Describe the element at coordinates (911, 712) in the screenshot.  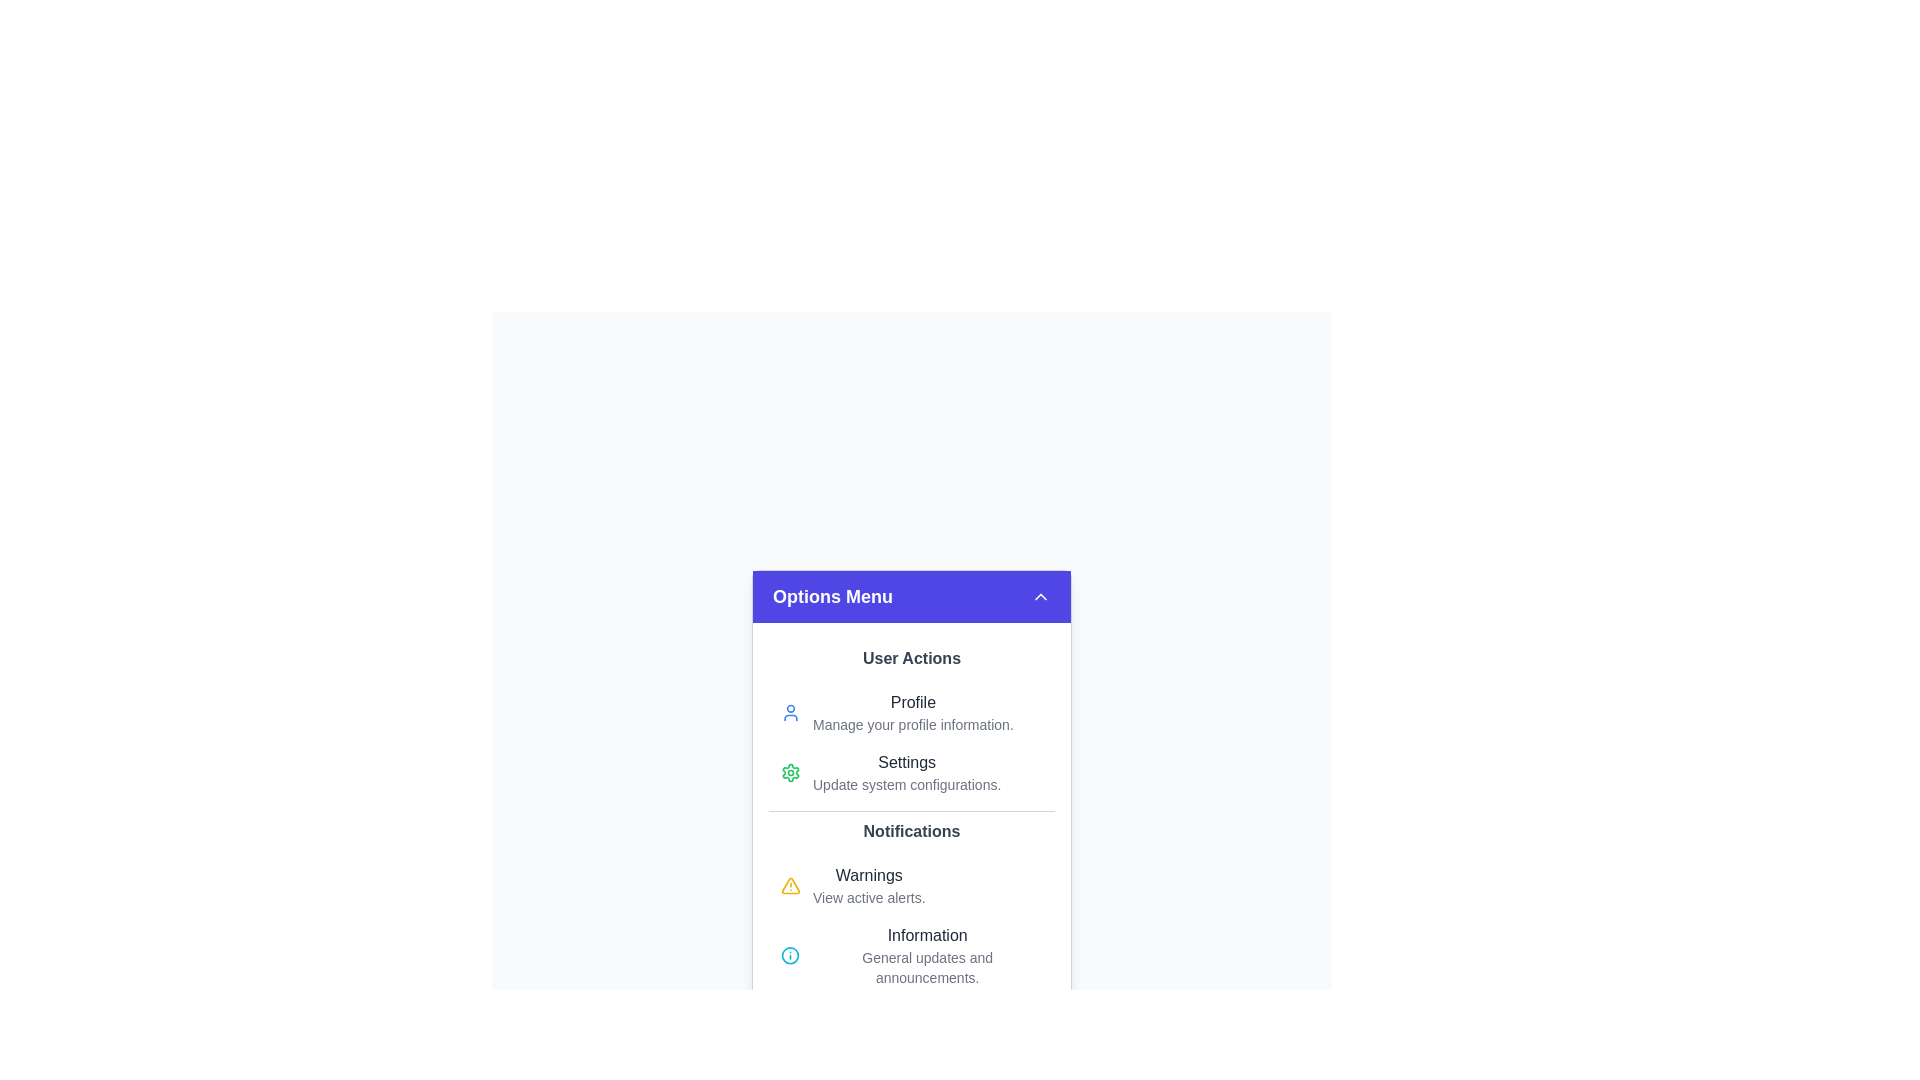
I see `the 'Profile' menu item, which features a blue user silhouette icon and bold text labeled 'Profile'` at that location.